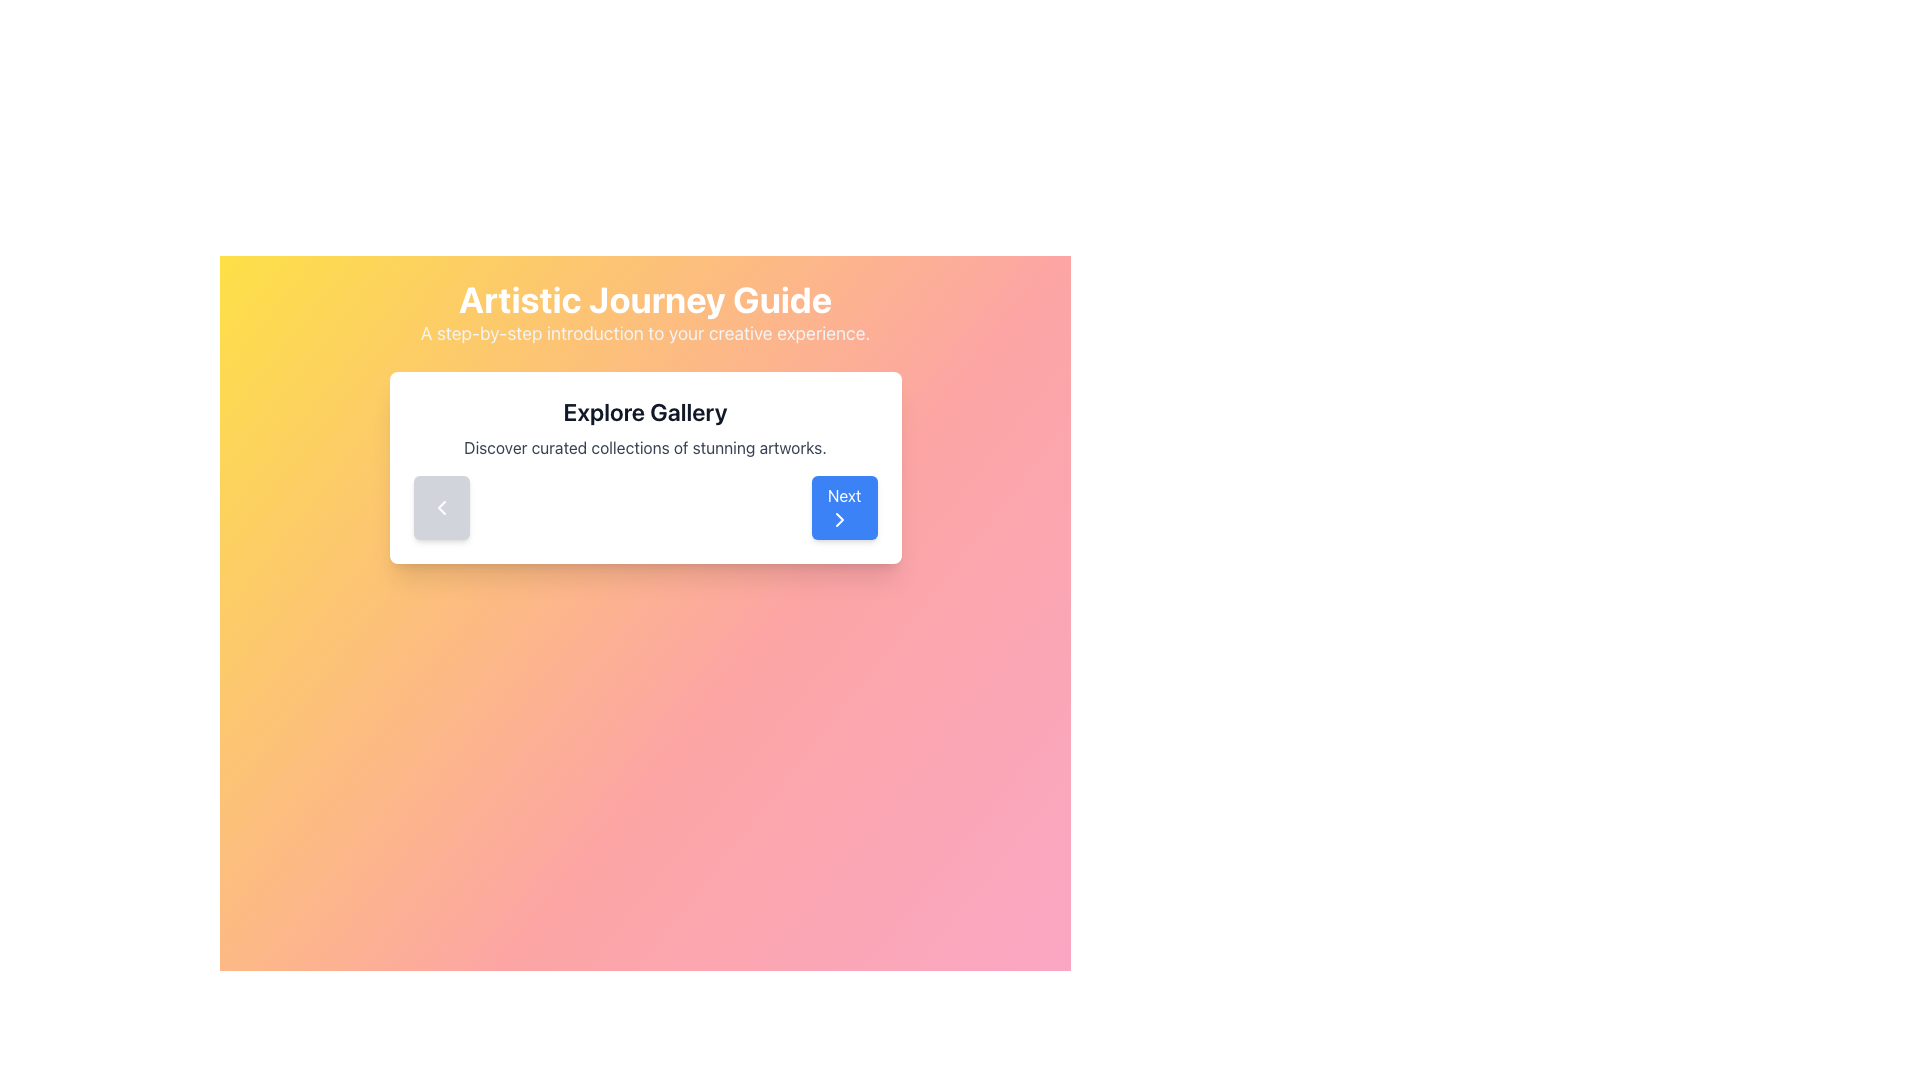 The image size is (1920, 1080). What do you see at coordinates (440, 507) in the screenshot?
I see `the disabled button located on the left side at the bottom of the content card, which is the first button in the row before the 'Next' button` at bounding box center [440, 507].